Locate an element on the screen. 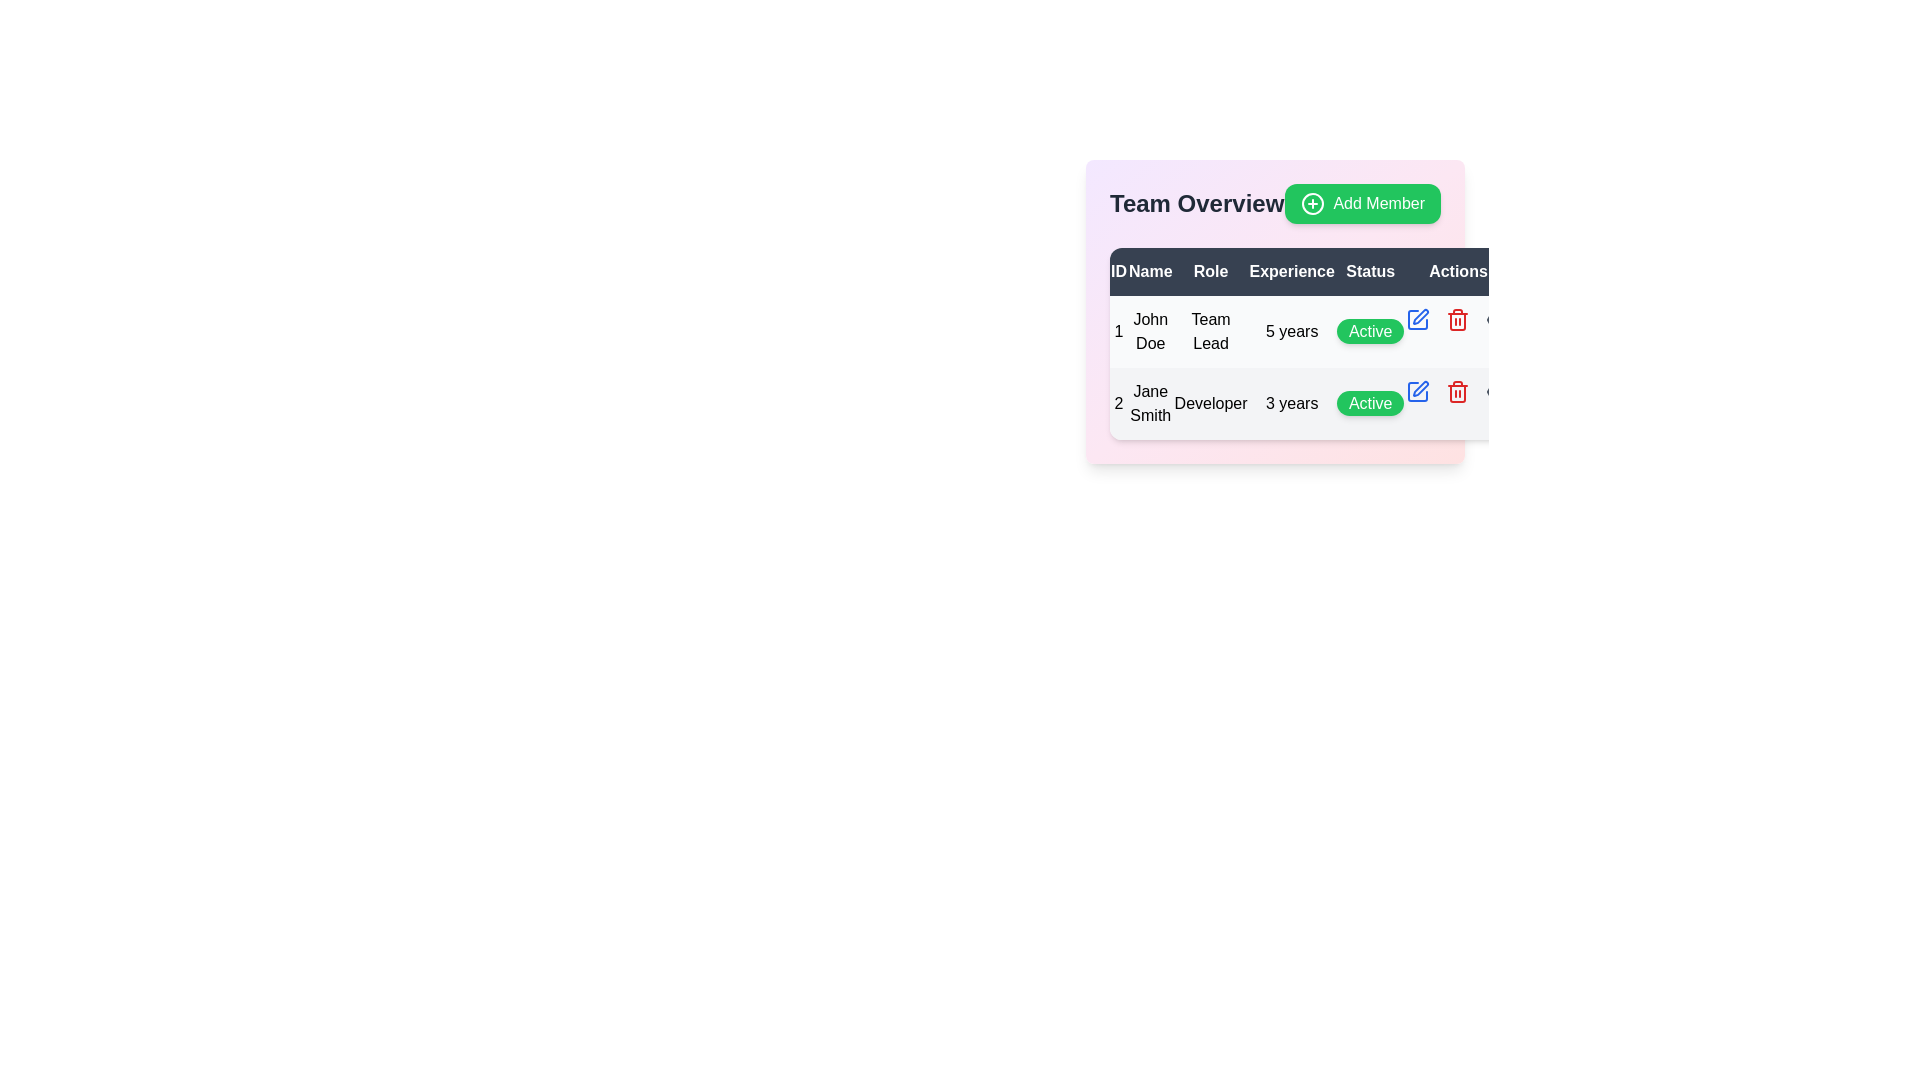  the 'Active' pill-shaped button with a green background and white text in the 'Status' column of the table for 'Jane Smith' is located at coordinates (1369, 403).